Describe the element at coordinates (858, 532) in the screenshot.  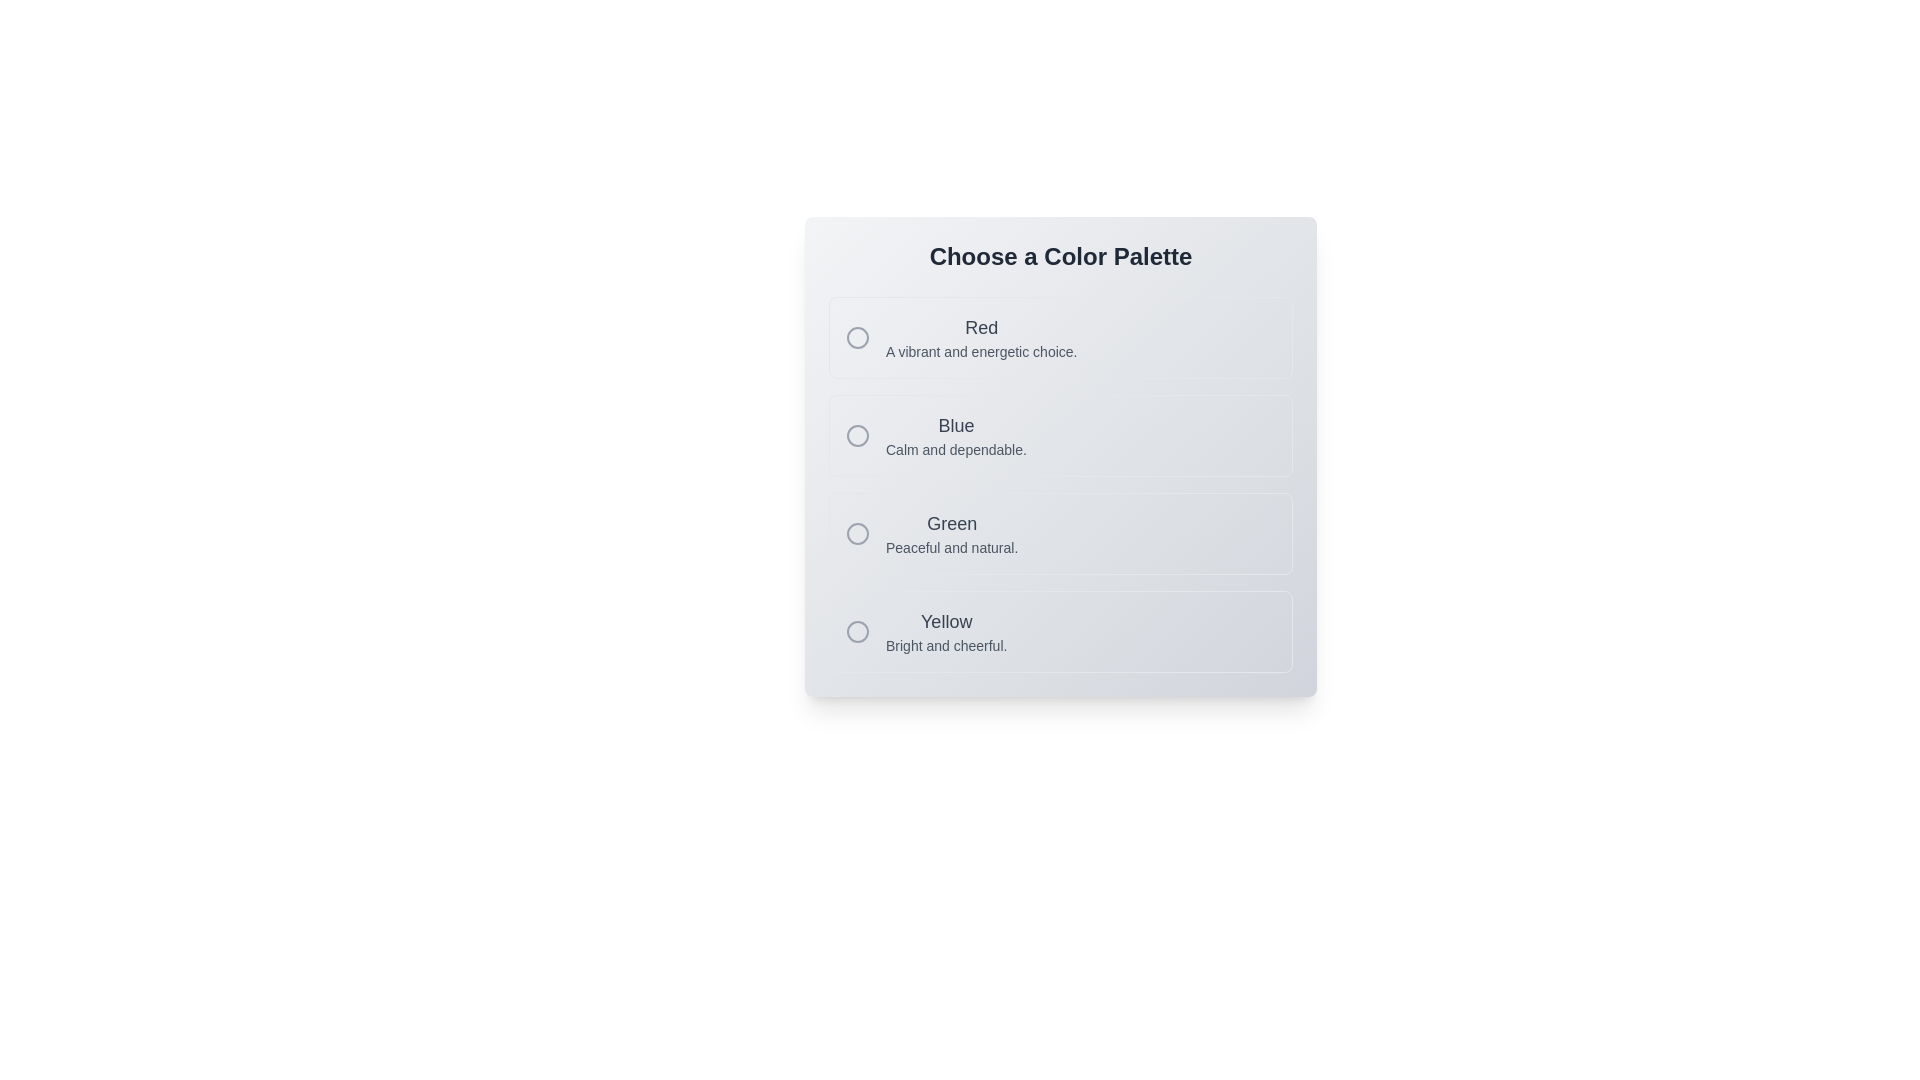
I see `the circular graphic representing the 'Green' option in the color palette selection interface, which is the third option in a vertical list` at that location.